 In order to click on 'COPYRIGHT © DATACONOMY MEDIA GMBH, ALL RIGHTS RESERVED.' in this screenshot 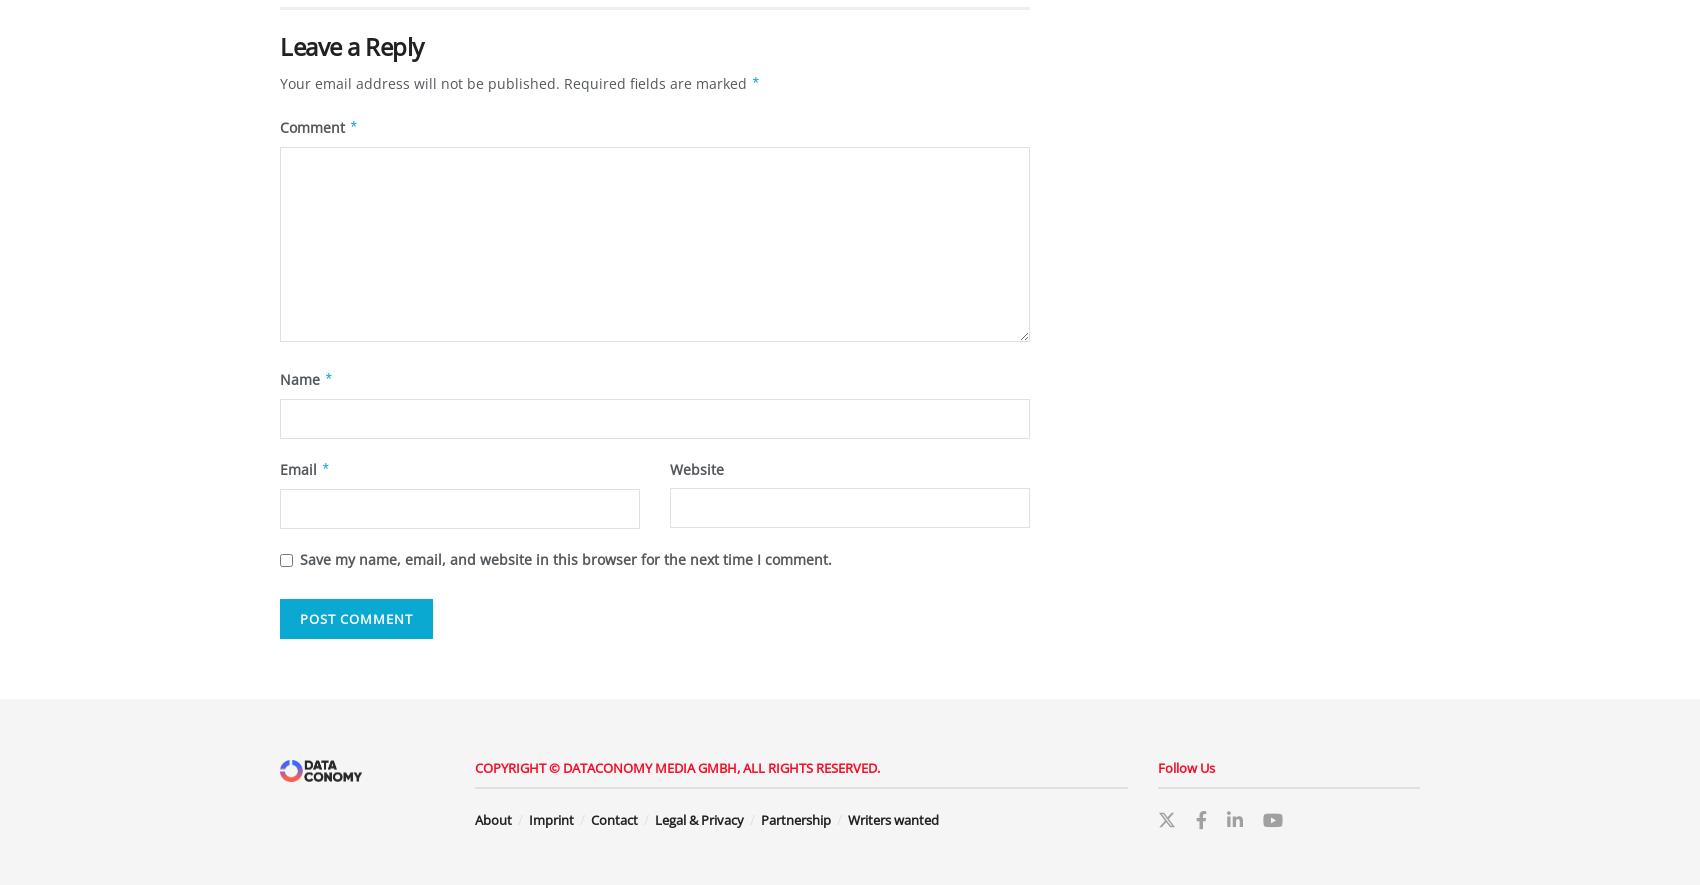, I will do `click(474, 766)`.